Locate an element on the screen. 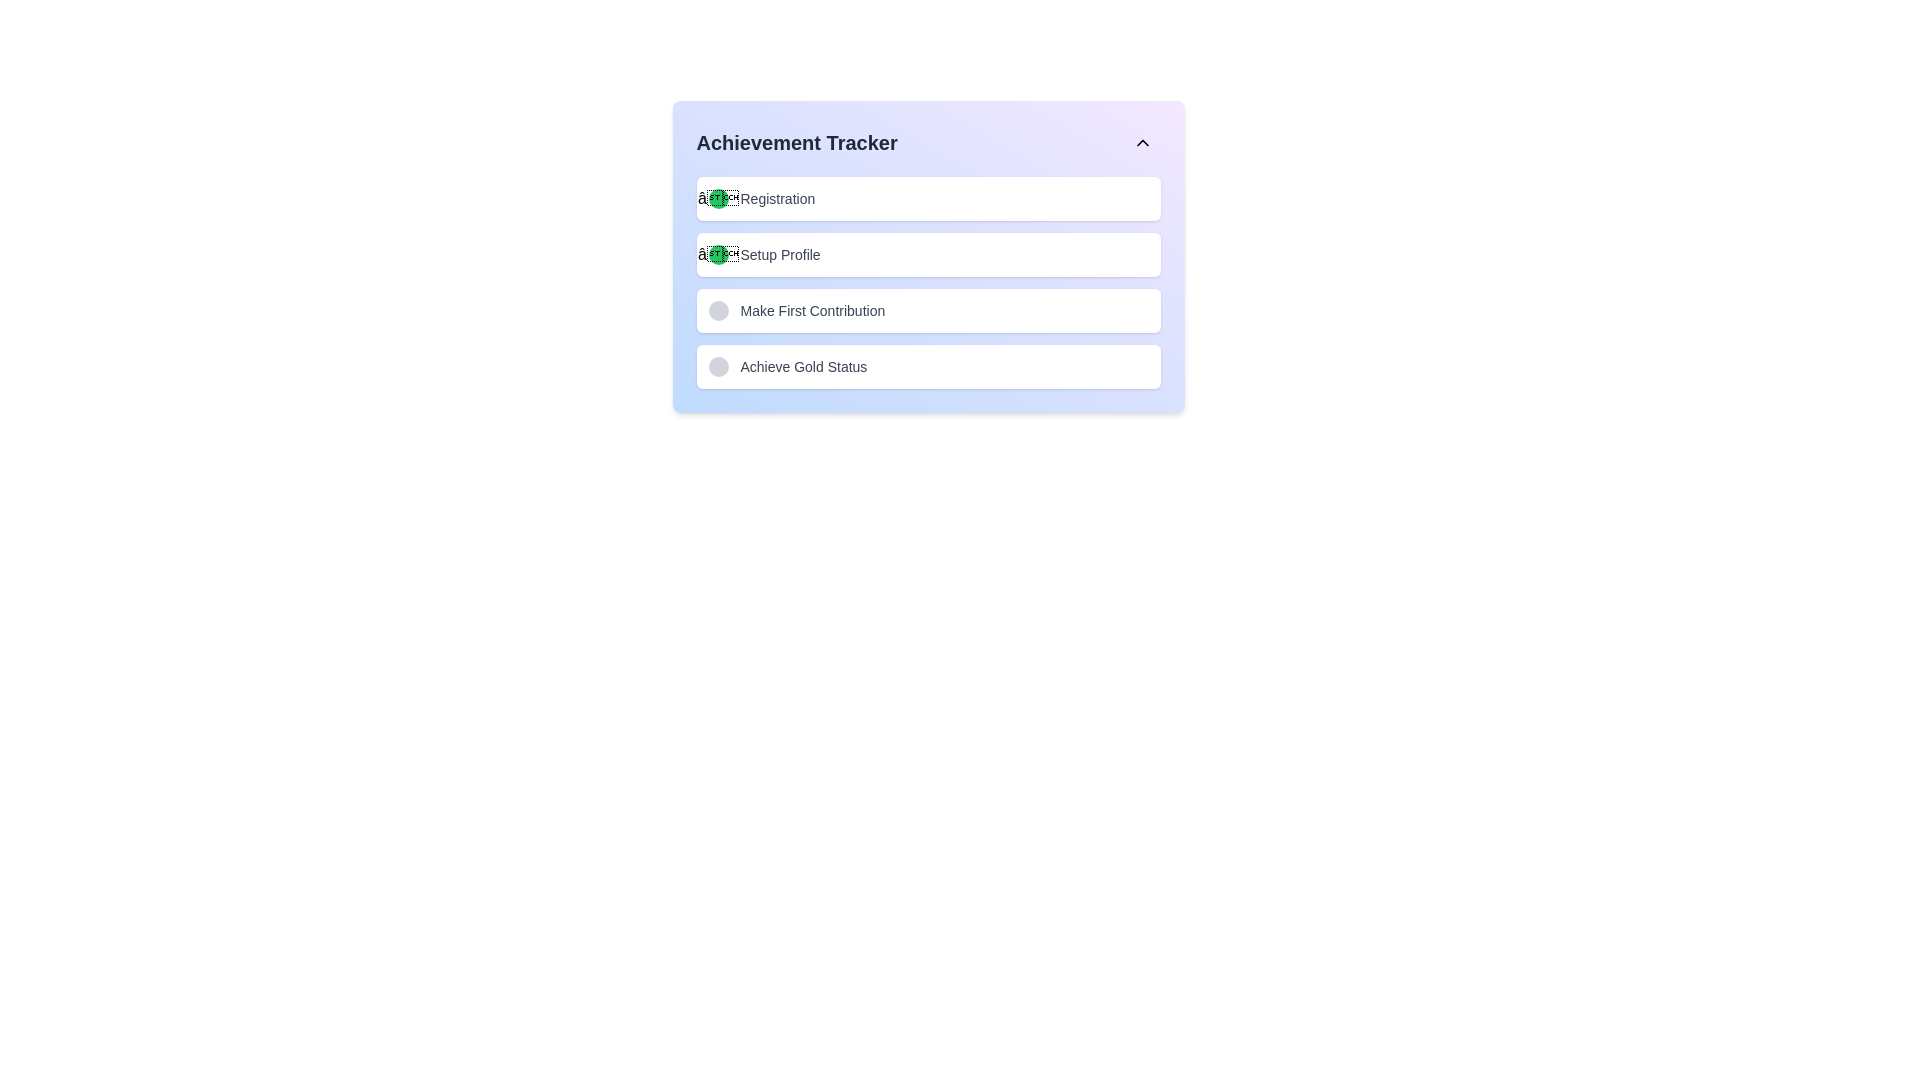 The width and height of the screenshot is (1920, 1080). the second item in the vertical checklist of the 'Achievement Tracker' is located at coordinates (927, 256).